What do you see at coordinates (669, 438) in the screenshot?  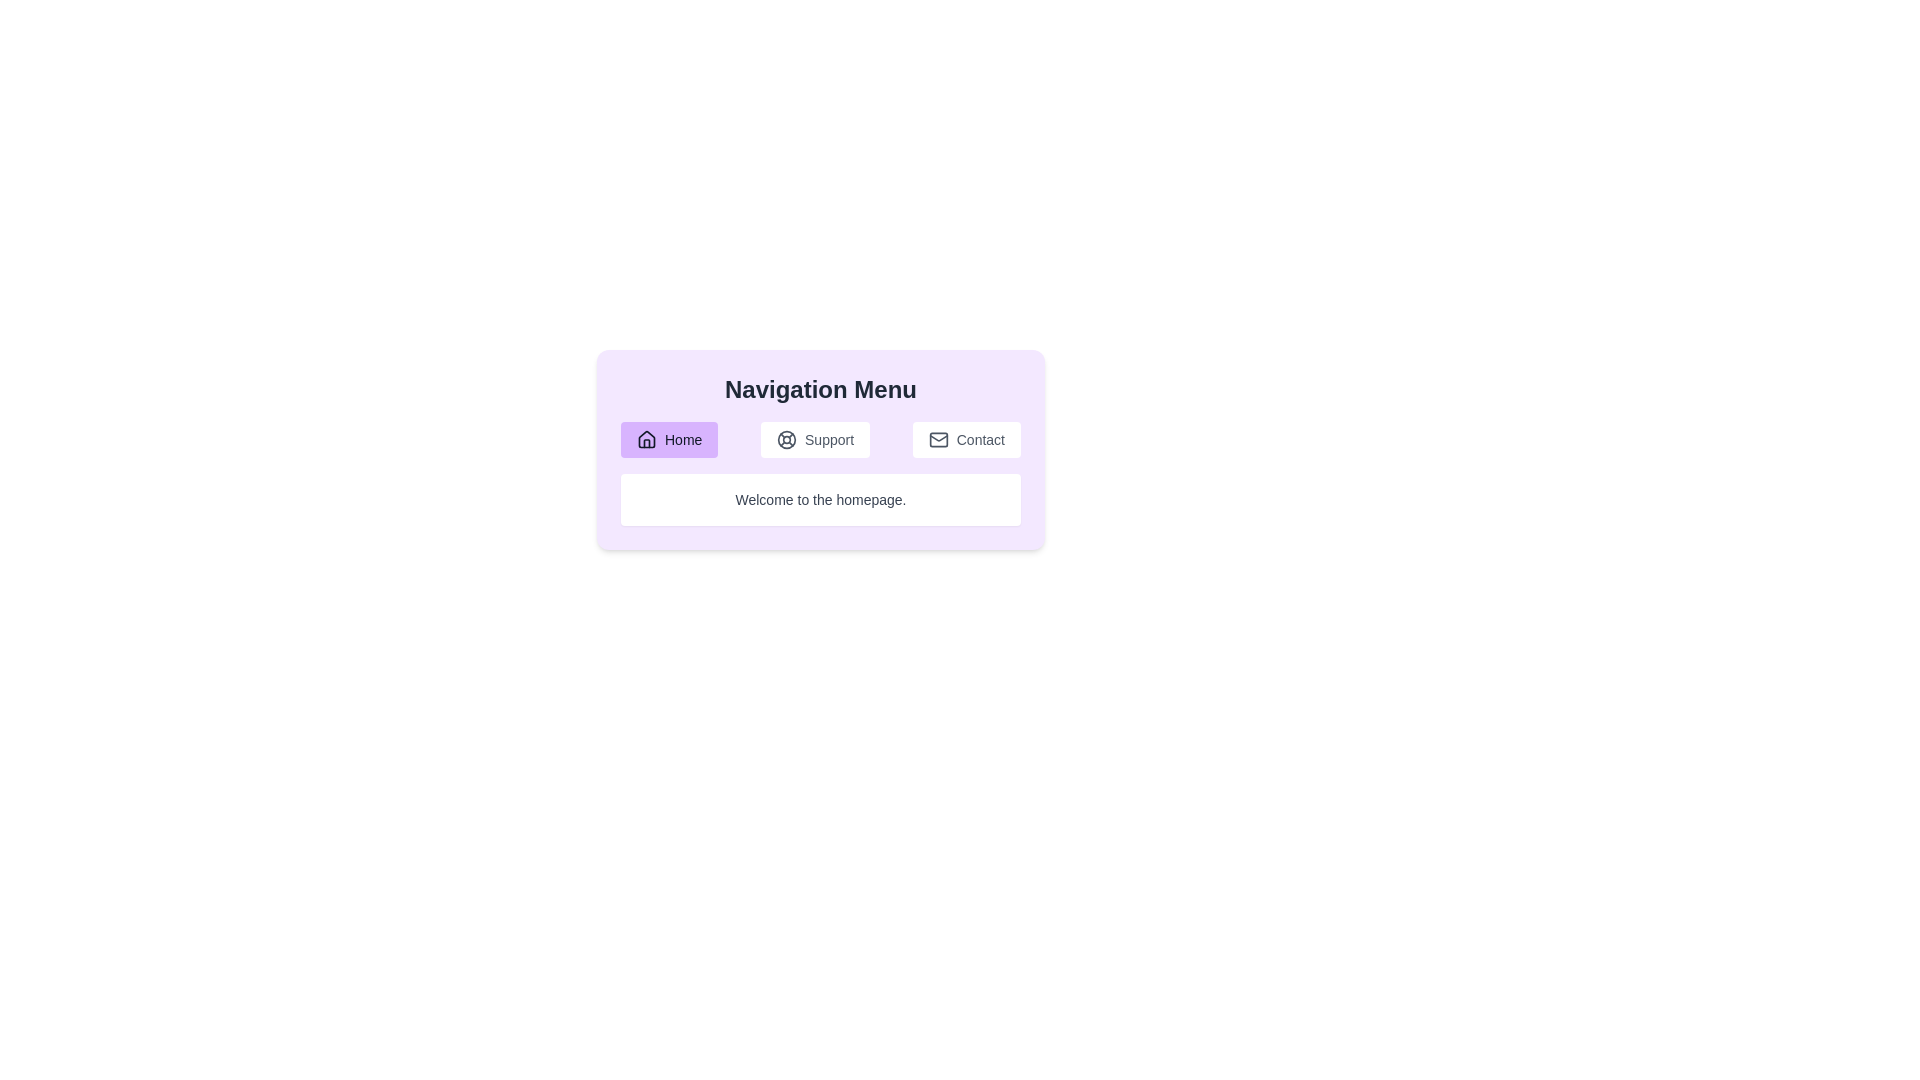 I see `the 'Home' button with a house icon in the navigation menu` at bounding box center [669, 438].